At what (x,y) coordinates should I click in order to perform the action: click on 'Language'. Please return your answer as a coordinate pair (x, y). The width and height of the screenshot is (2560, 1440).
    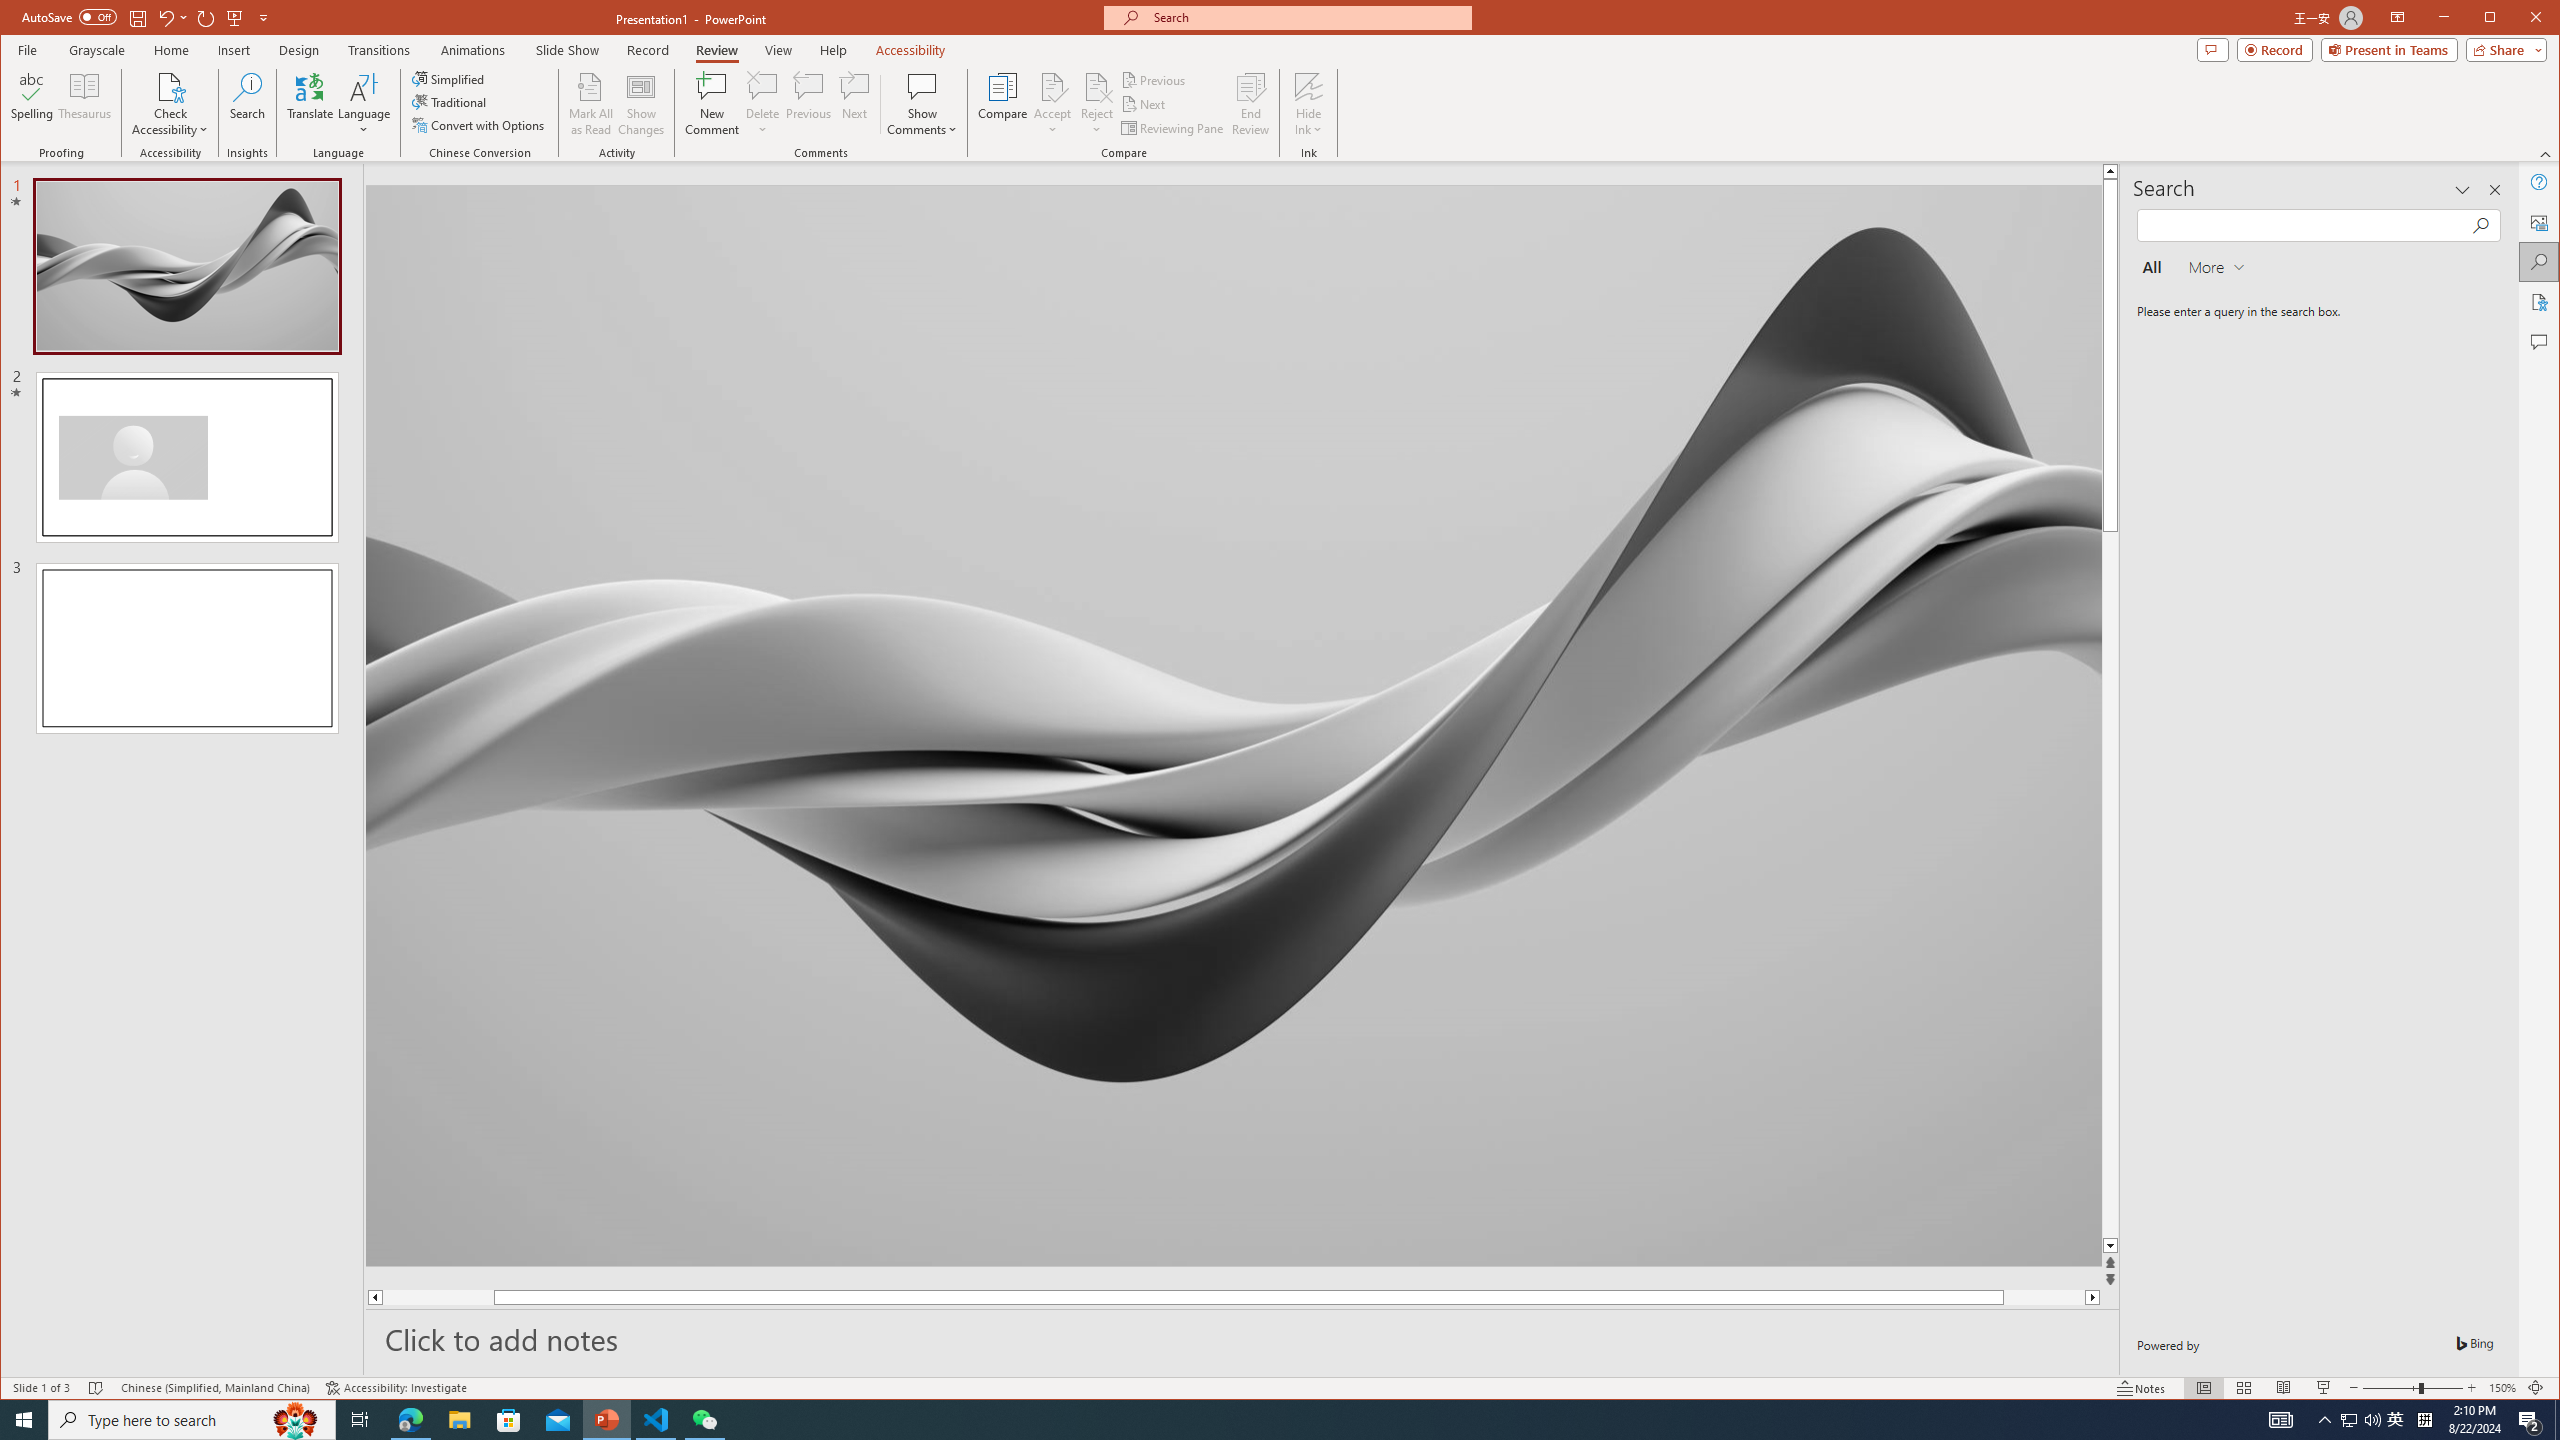
    Looking at the image, I should click on (363, 103).